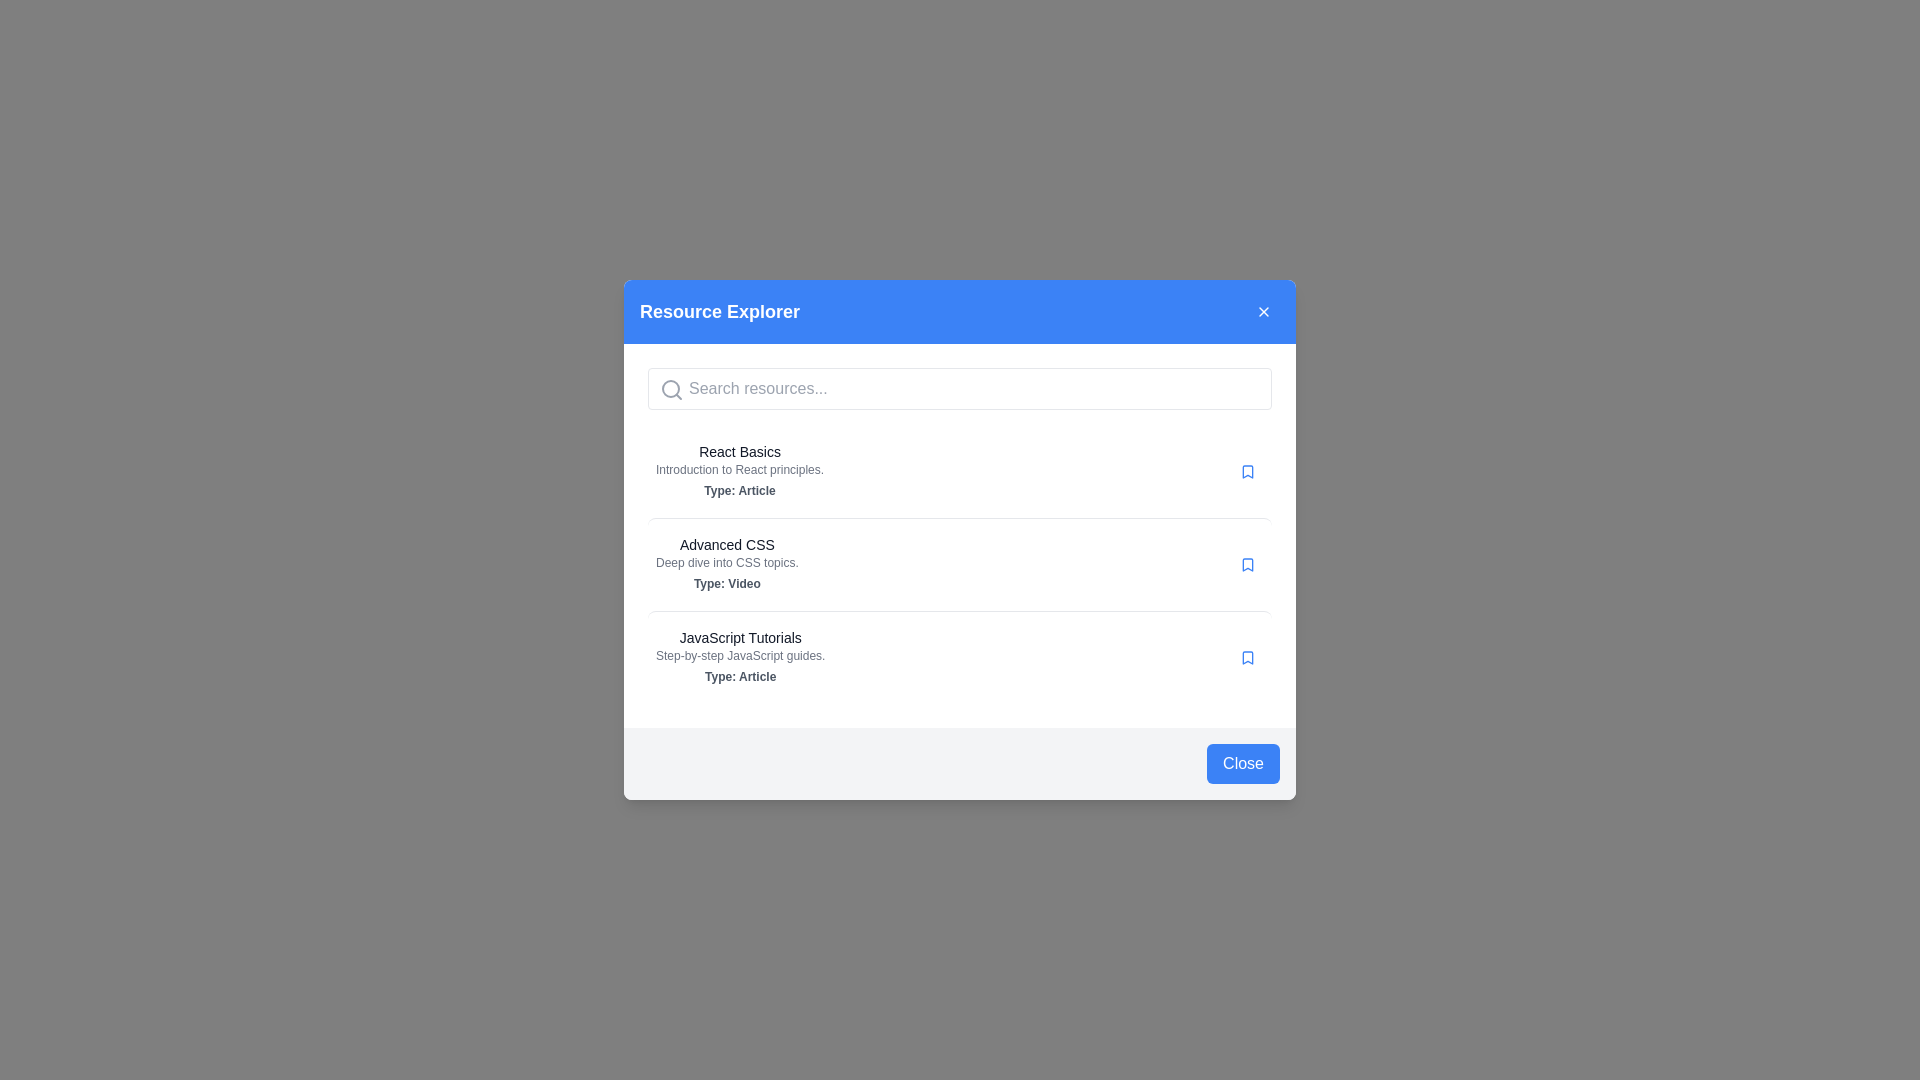 The width and height of the screenshot is (1920, 1080). Describe the element at coordinates (726, 563) in the screenshot. I see `the descriptive text element located below the title 'Advanced CSS' in the 'Resource Explorer' dialog, providing additional information about the resource` at that location.